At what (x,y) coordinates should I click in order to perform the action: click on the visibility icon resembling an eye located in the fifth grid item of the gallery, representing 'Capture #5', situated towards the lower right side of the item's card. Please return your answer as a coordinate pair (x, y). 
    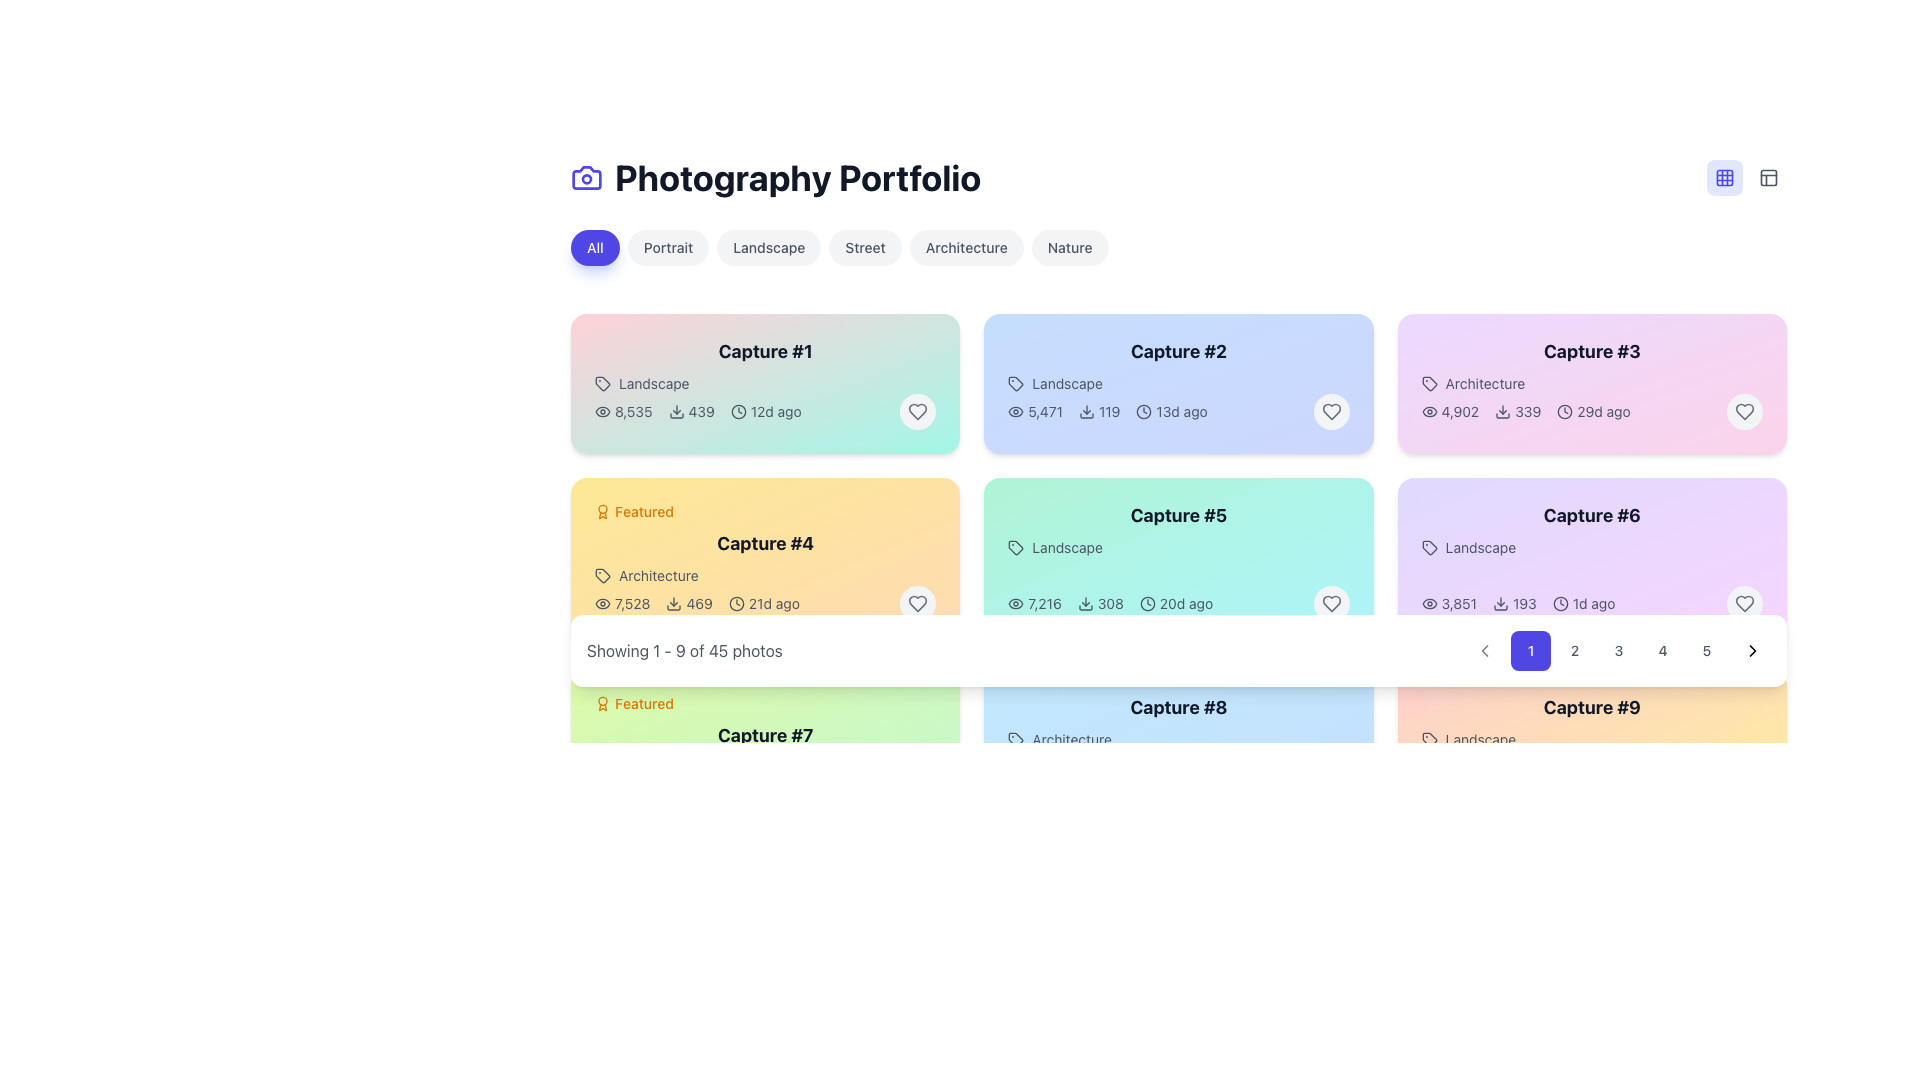
    Looking at the image, I should click on (1016, 603).